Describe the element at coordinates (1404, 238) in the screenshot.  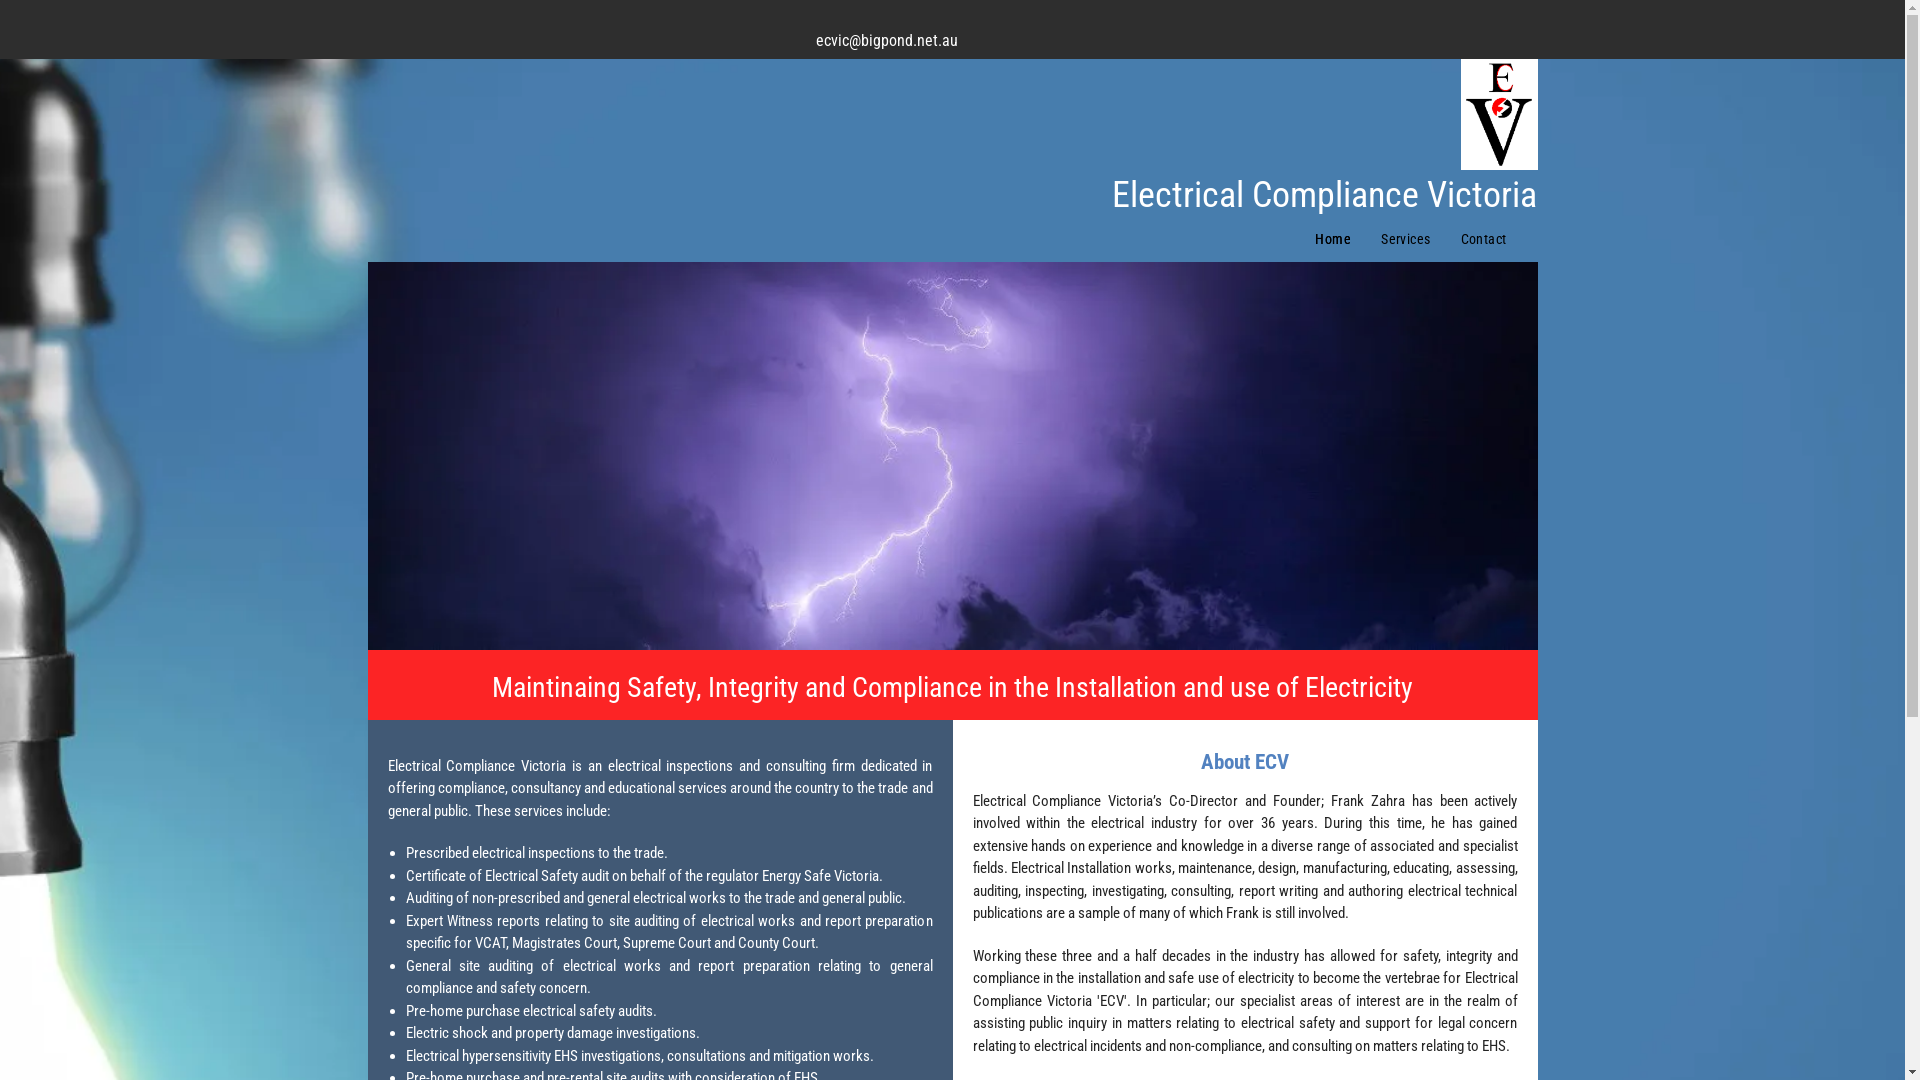
I see `'Services'` at that location.